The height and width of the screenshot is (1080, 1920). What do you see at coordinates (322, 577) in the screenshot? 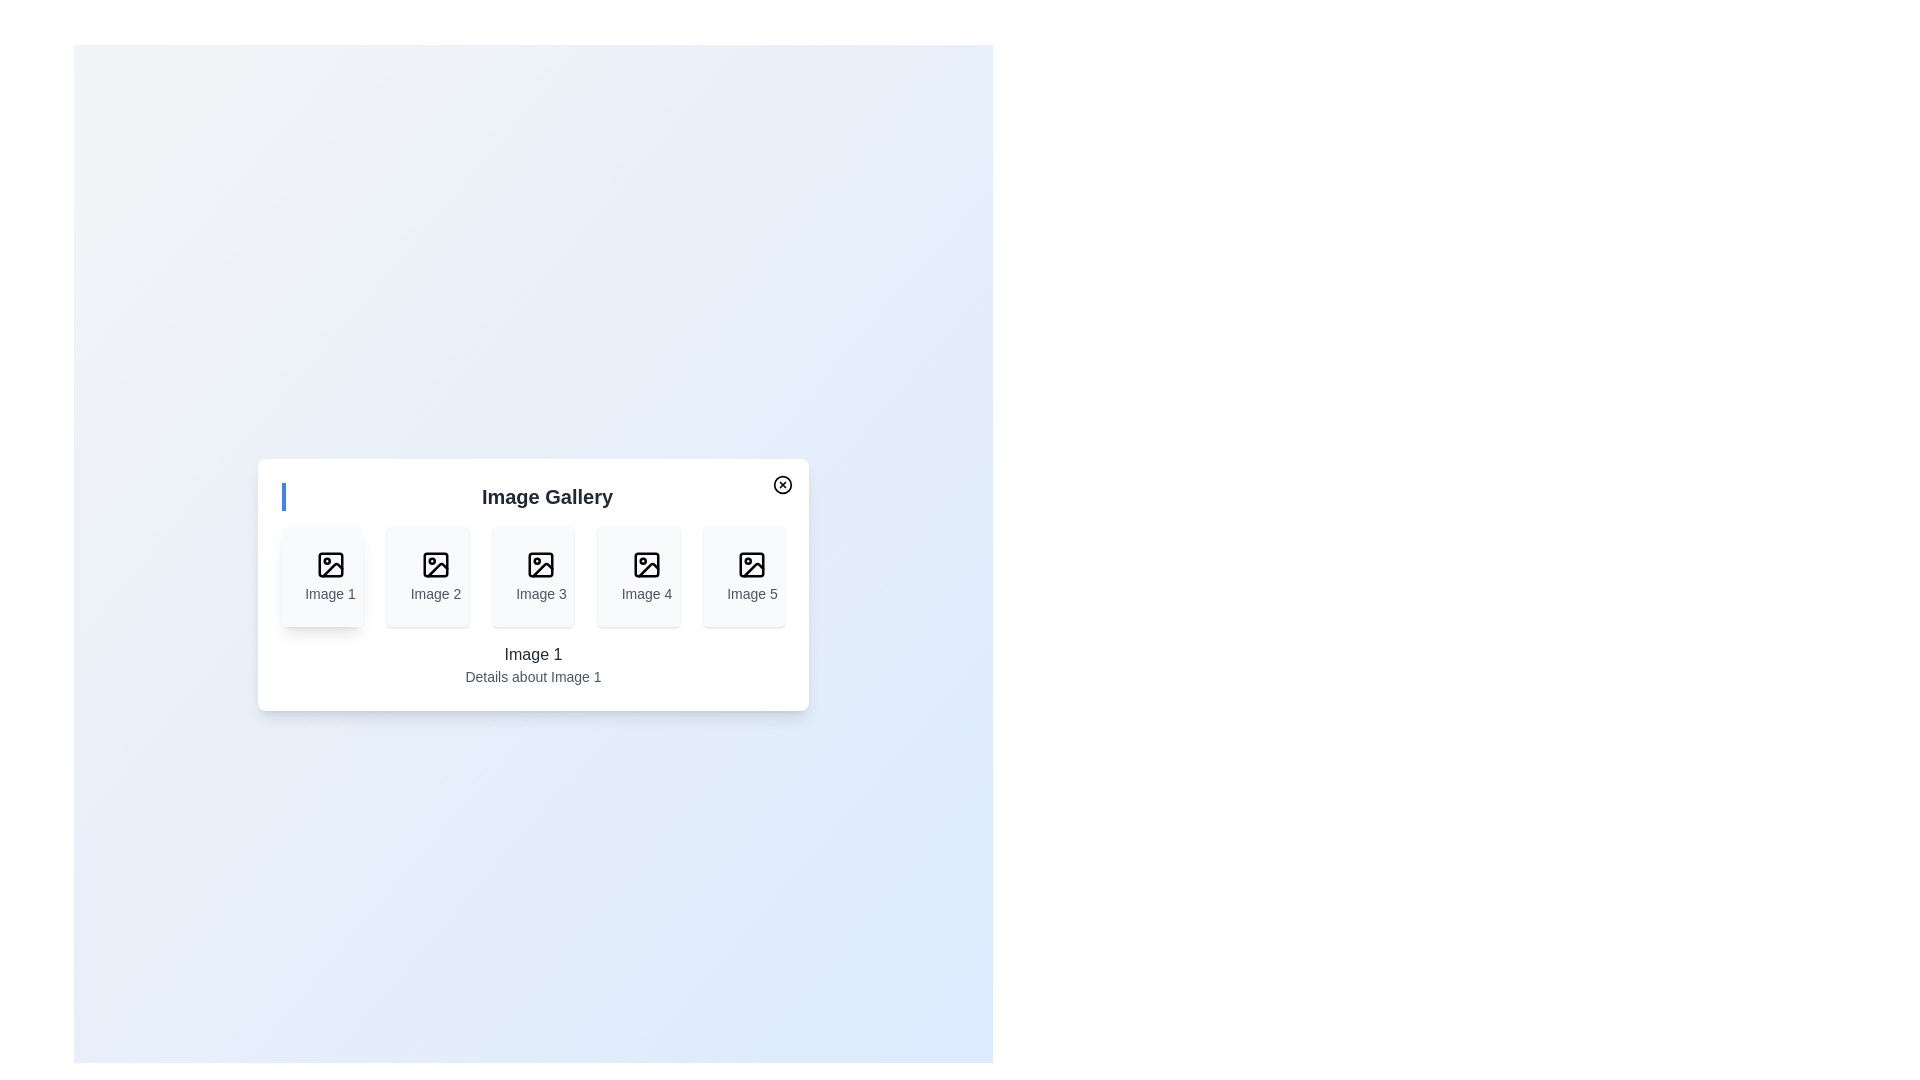
I see `the image thumbnail corresponding to 1` at bounding box center [322, 577].